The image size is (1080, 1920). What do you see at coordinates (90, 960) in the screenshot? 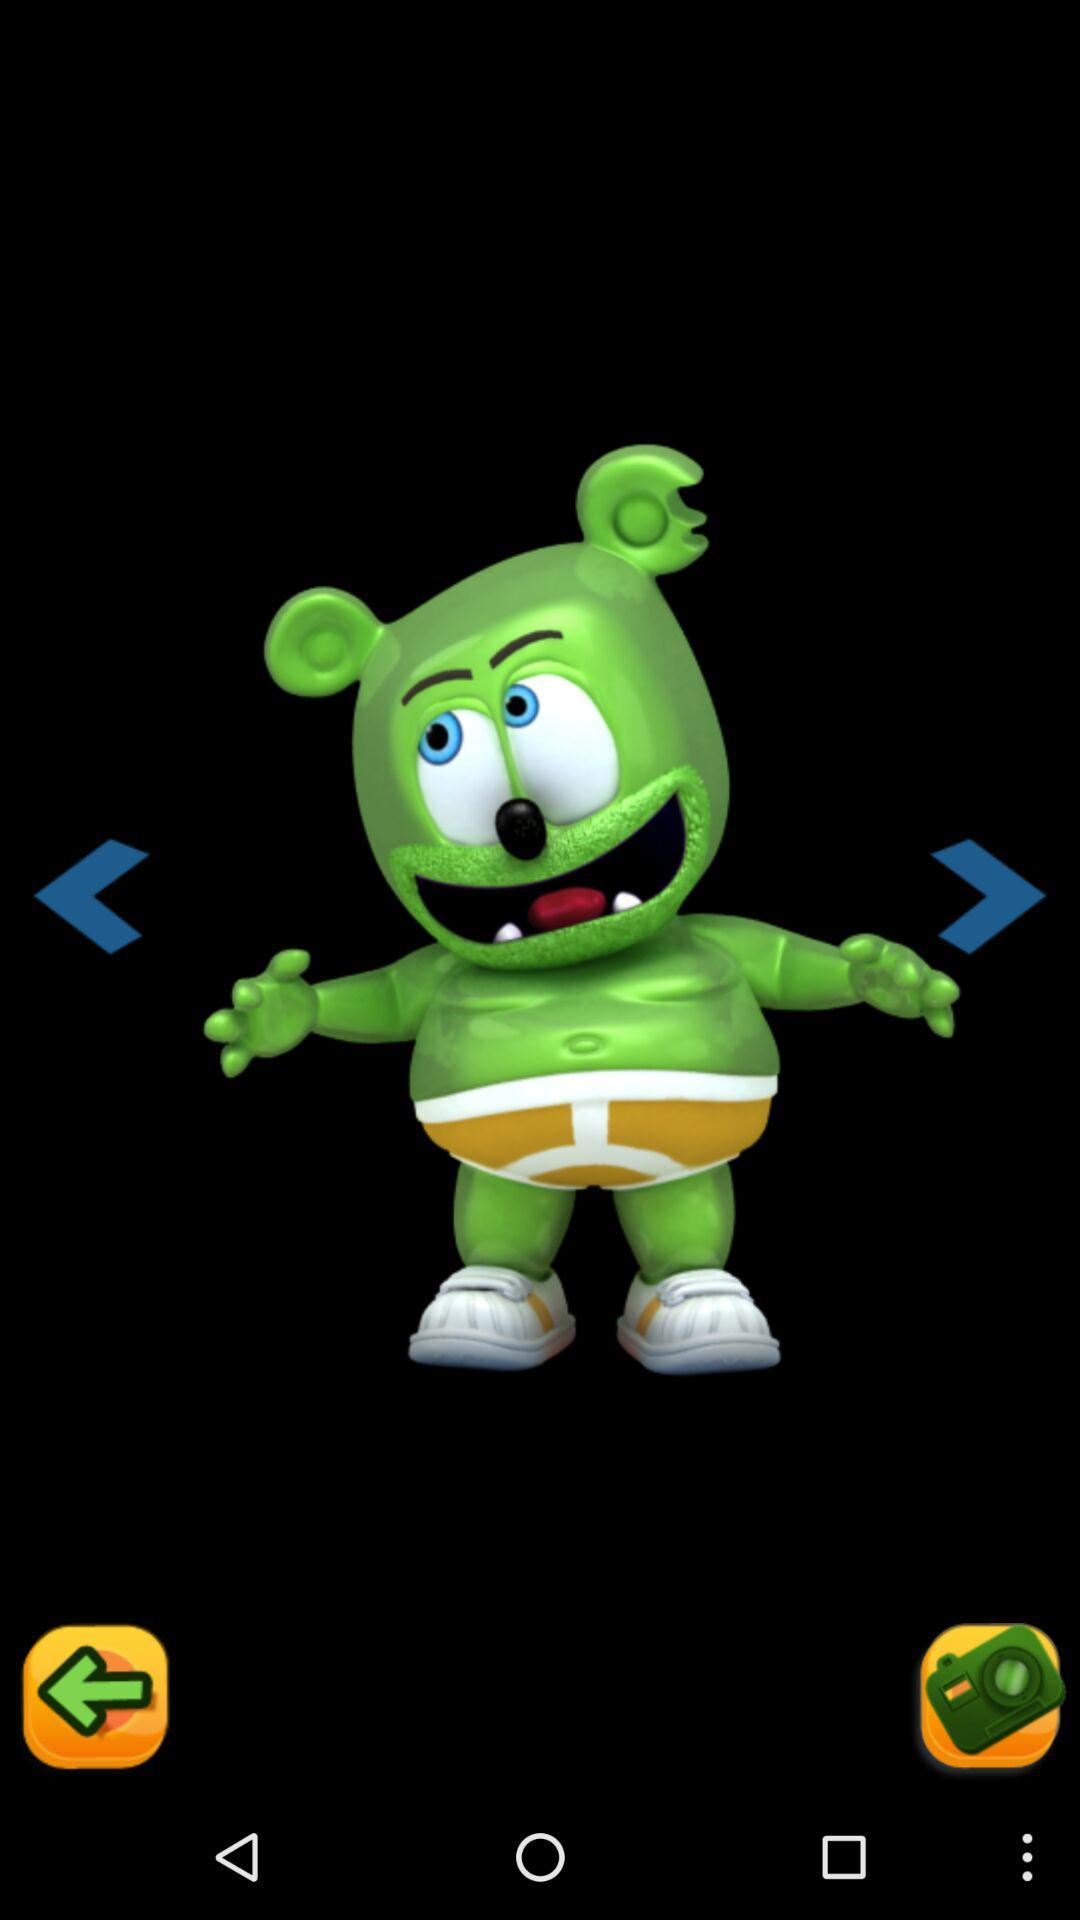
I see `the arrow_backward icon` at bounding box center [90, 960].